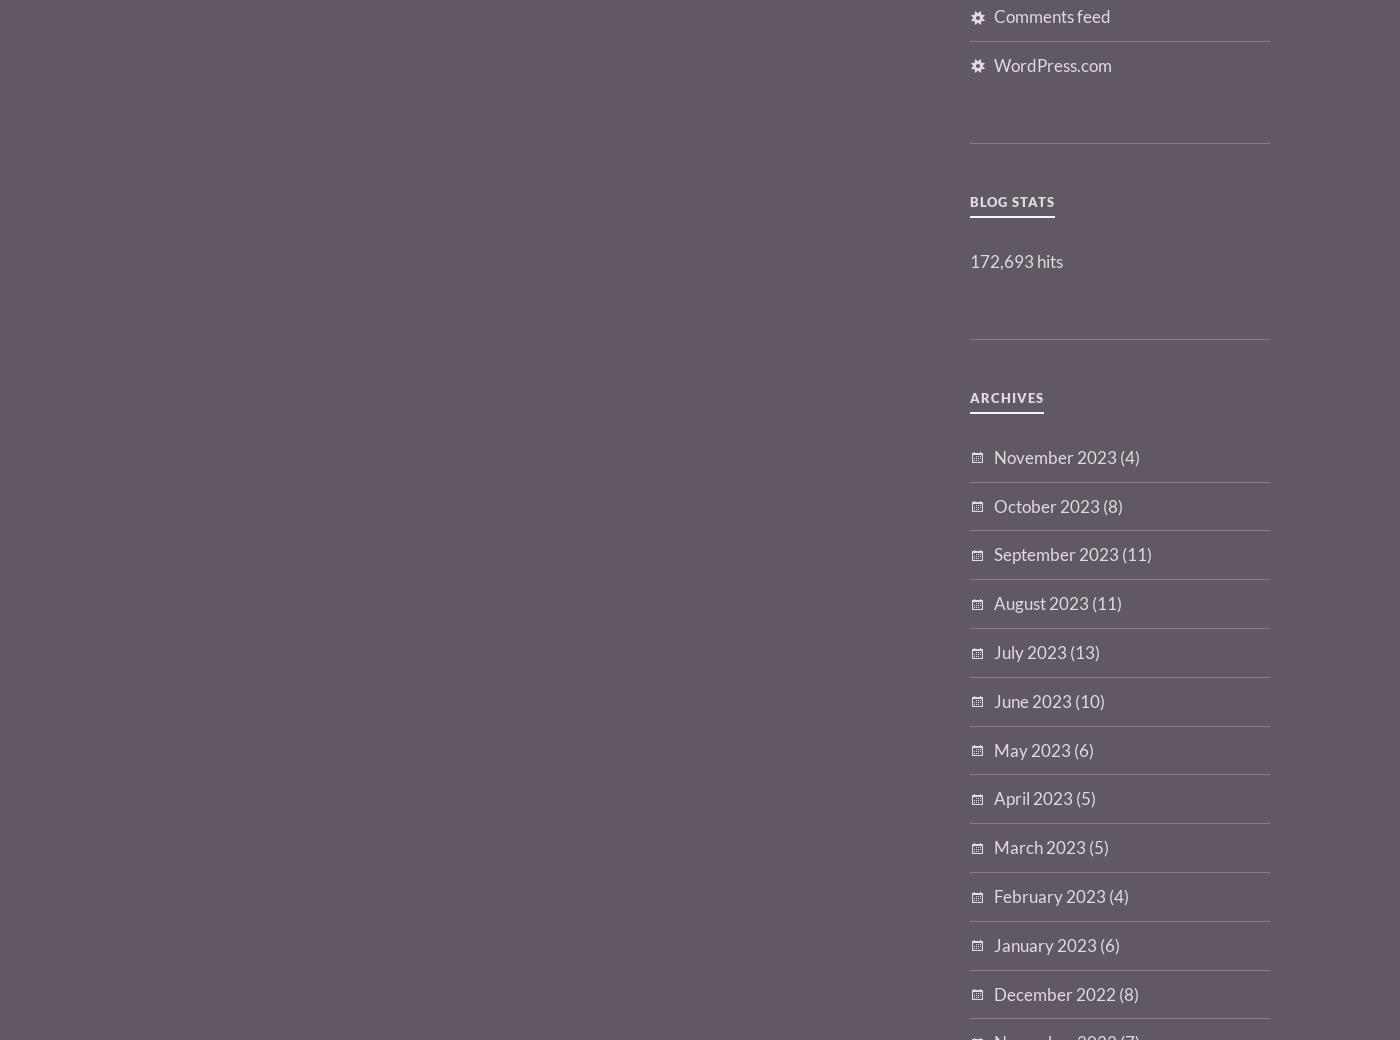  What do you see at coordinates (1055, 993) in the screenshot?
I see `'December 2022'` at bounding box center [1055, 993].